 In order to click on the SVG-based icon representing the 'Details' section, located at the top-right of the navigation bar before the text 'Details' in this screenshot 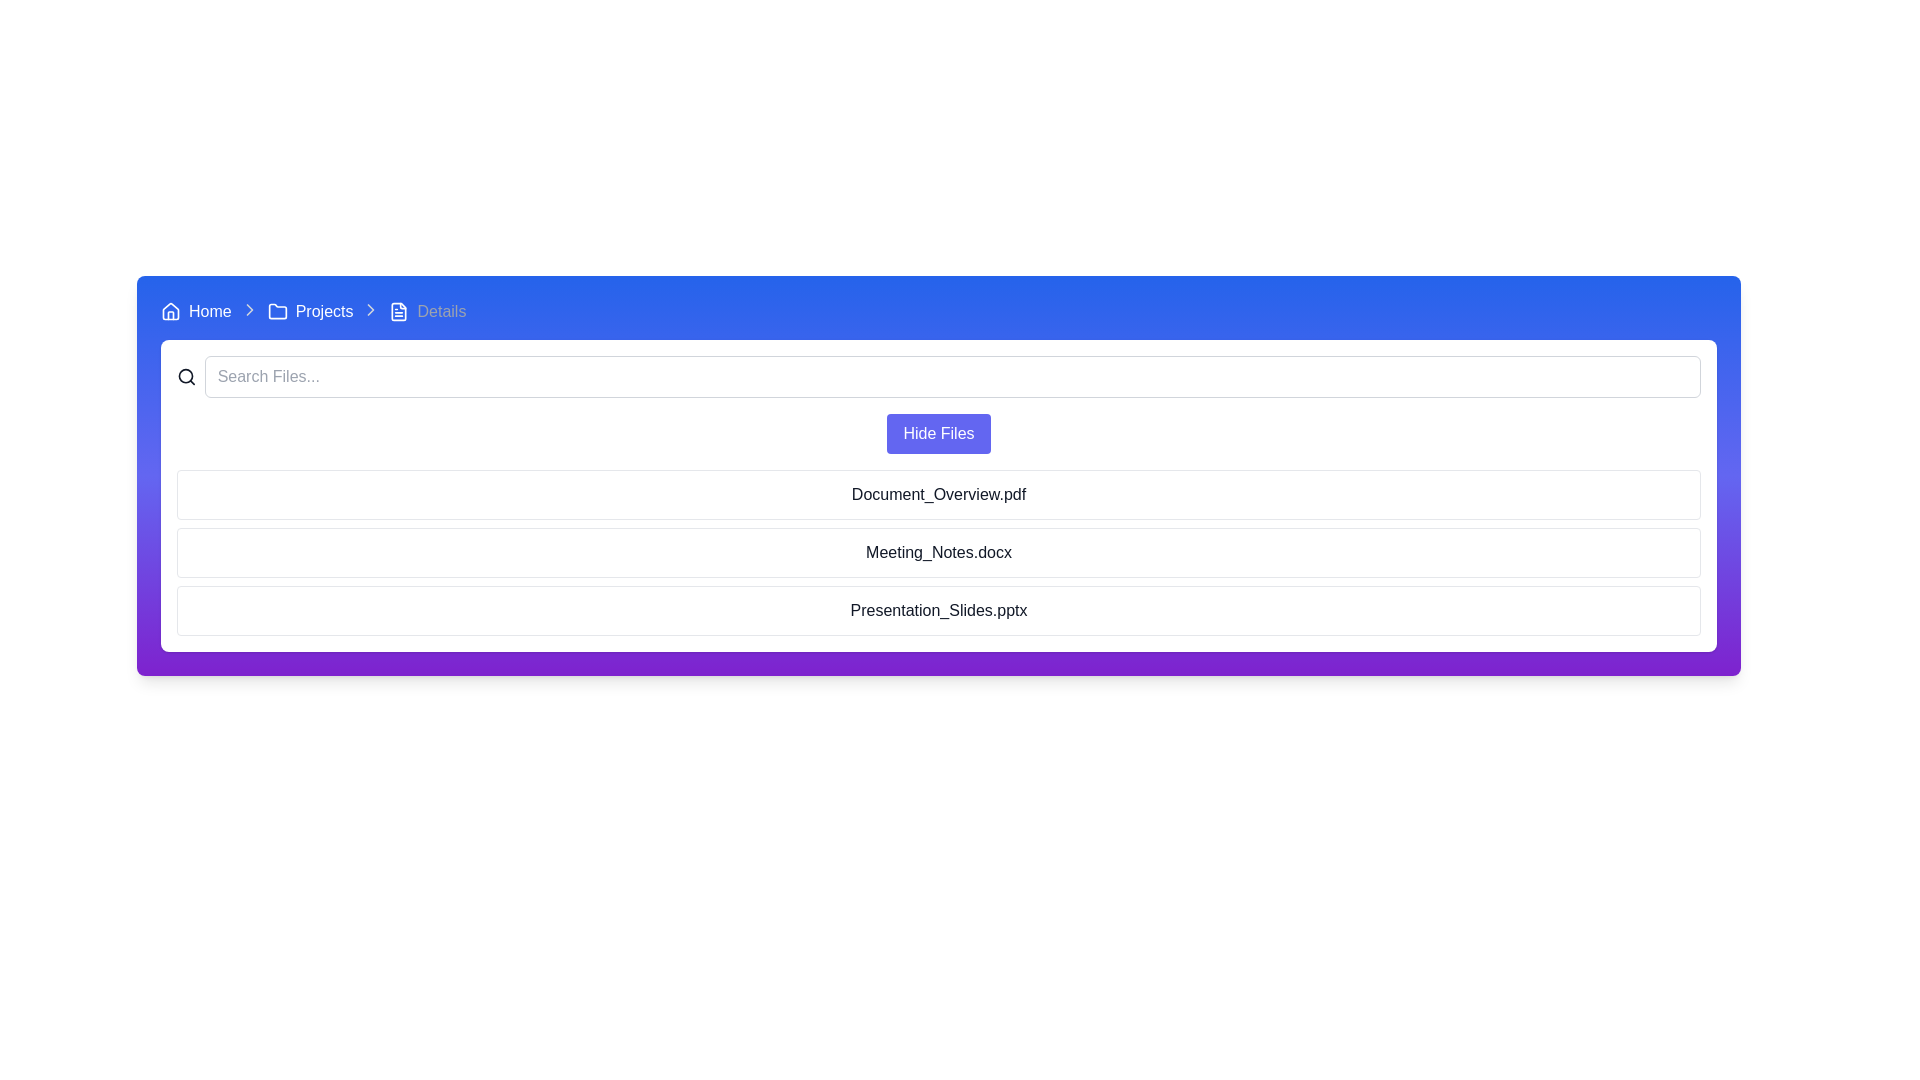, I will do `click(399, 312)`.